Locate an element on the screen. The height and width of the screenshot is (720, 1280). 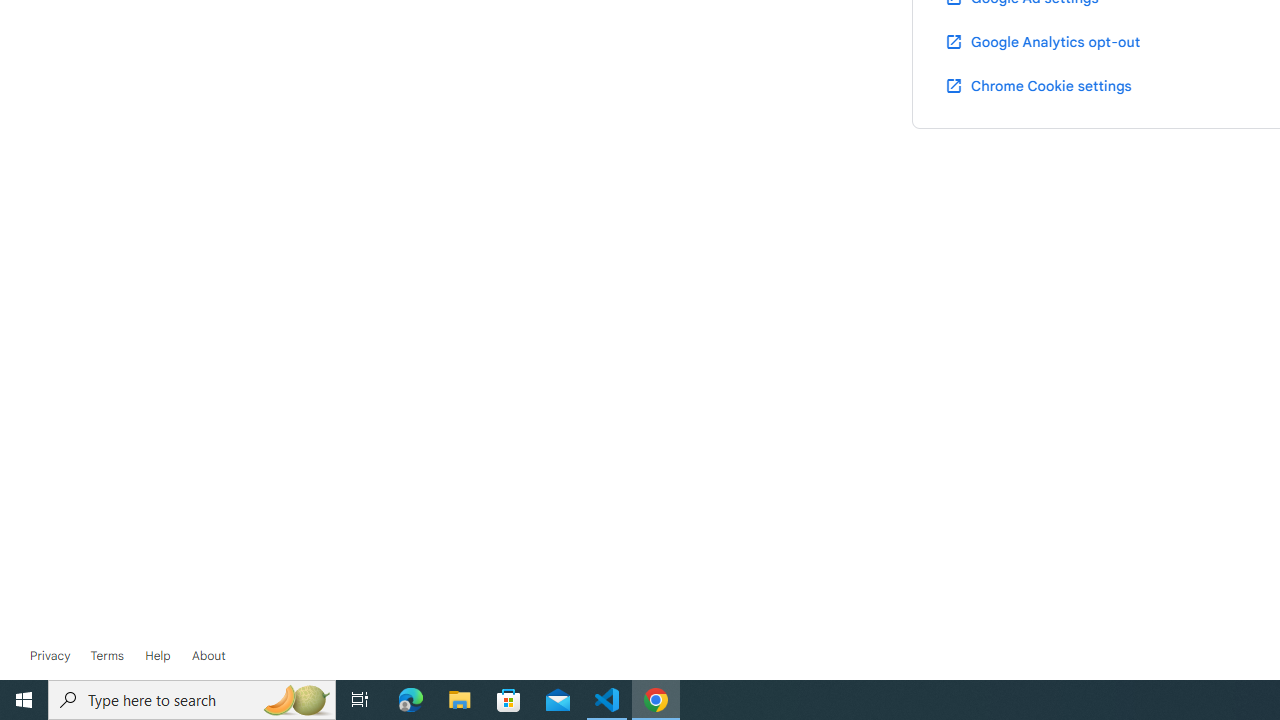
'Terms' is located at coordinates (105, 655).